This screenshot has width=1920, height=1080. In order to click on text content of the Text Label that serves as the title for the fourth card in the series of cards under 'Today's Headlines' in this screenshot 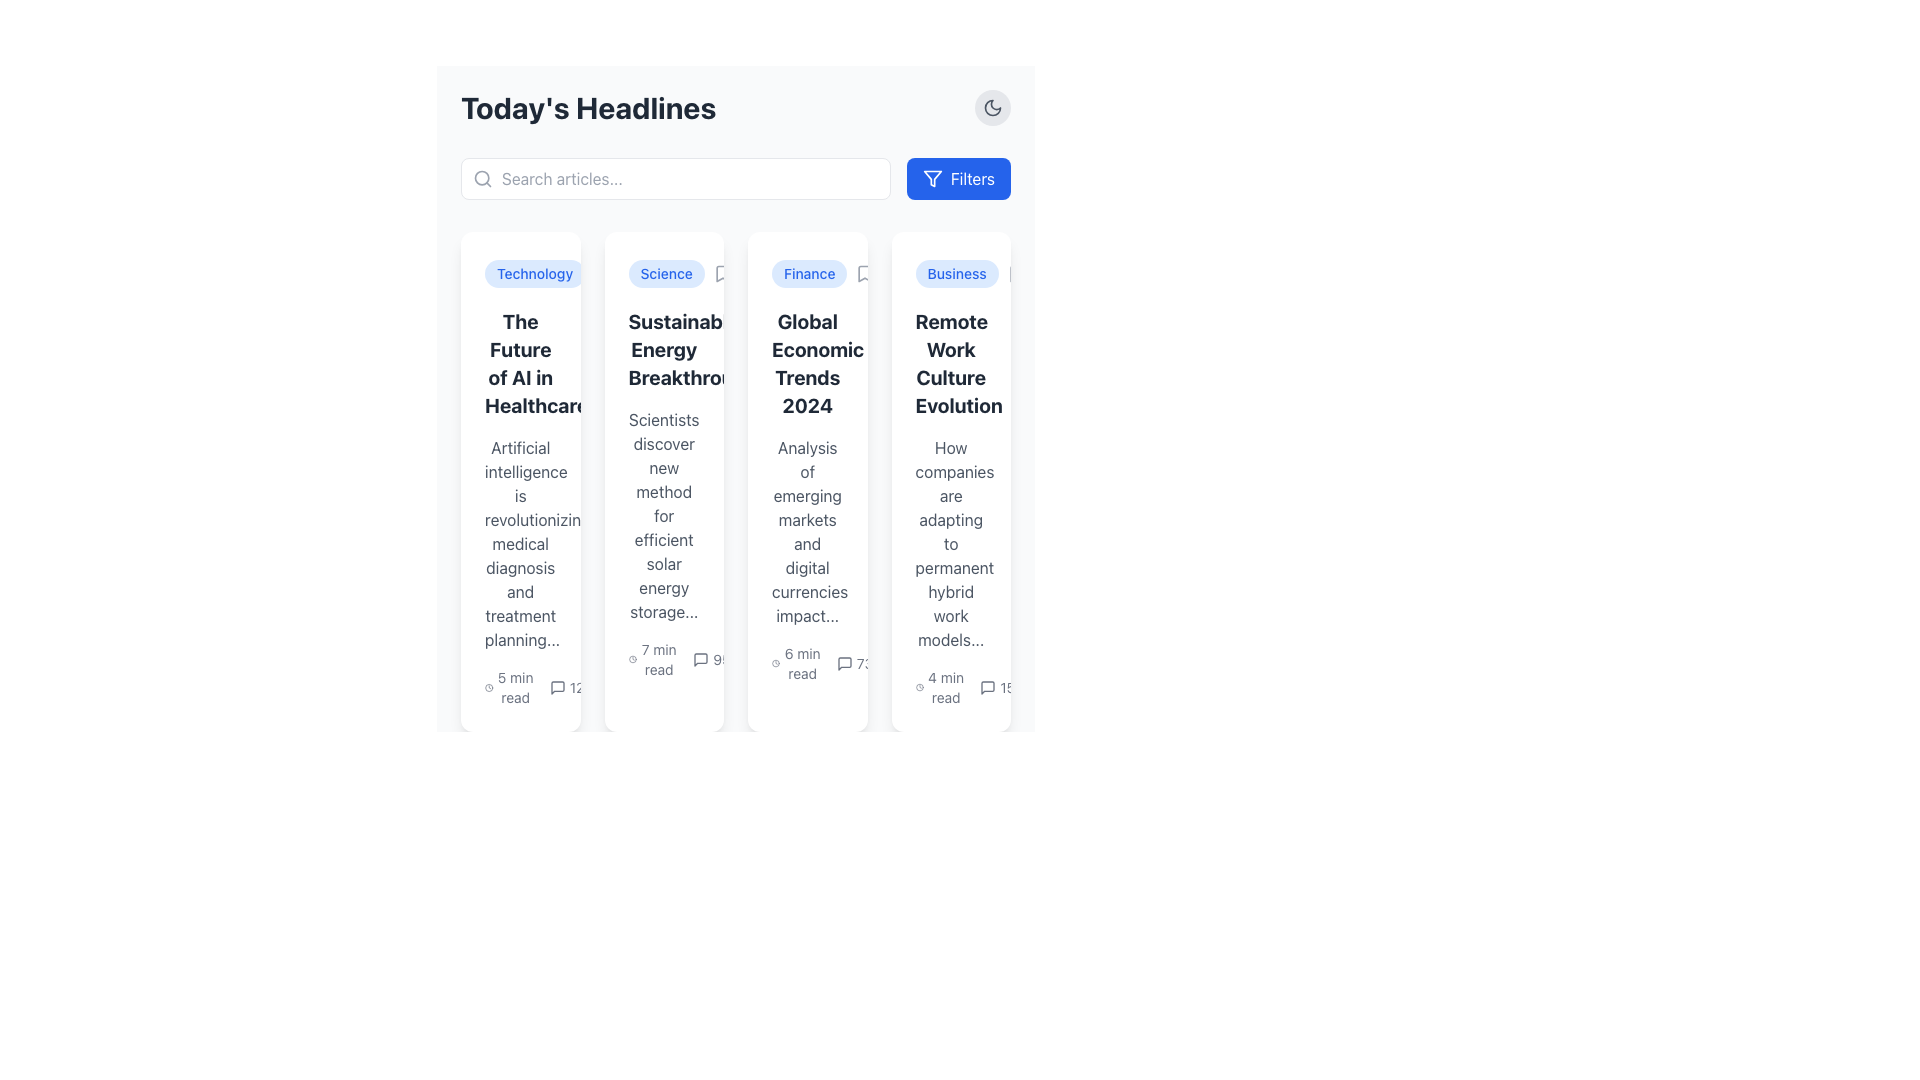, I will do `click(950, 363)`.